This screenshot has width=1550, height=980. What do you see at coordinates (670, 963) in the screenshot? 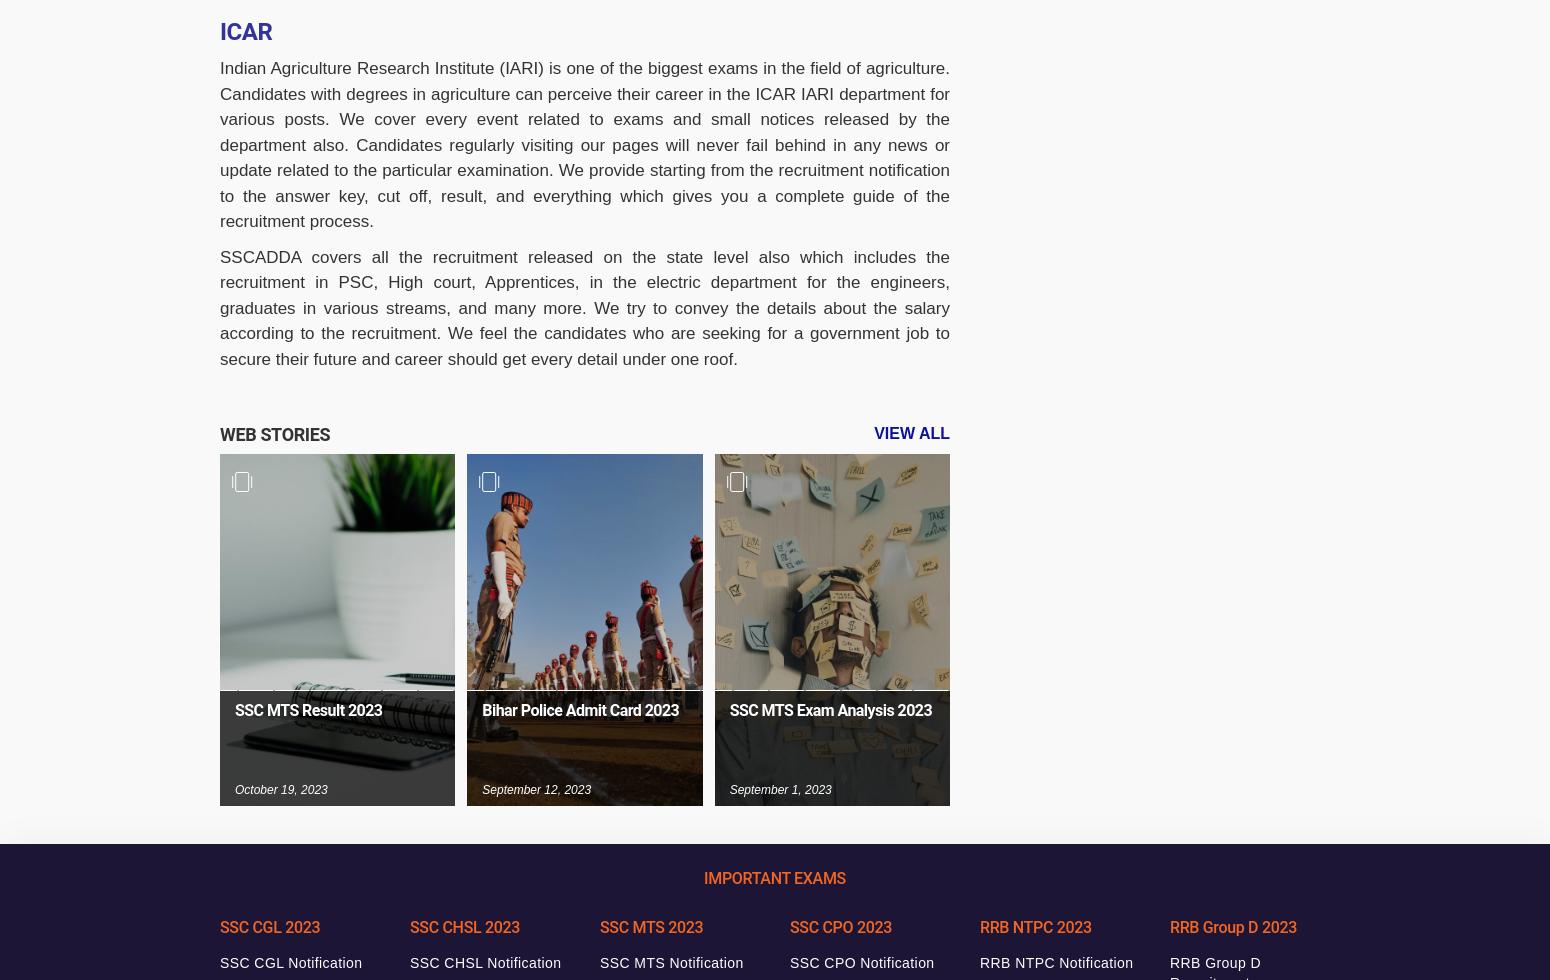
I see `'SSC MTS Notification'` at bounding box center [670, 963].